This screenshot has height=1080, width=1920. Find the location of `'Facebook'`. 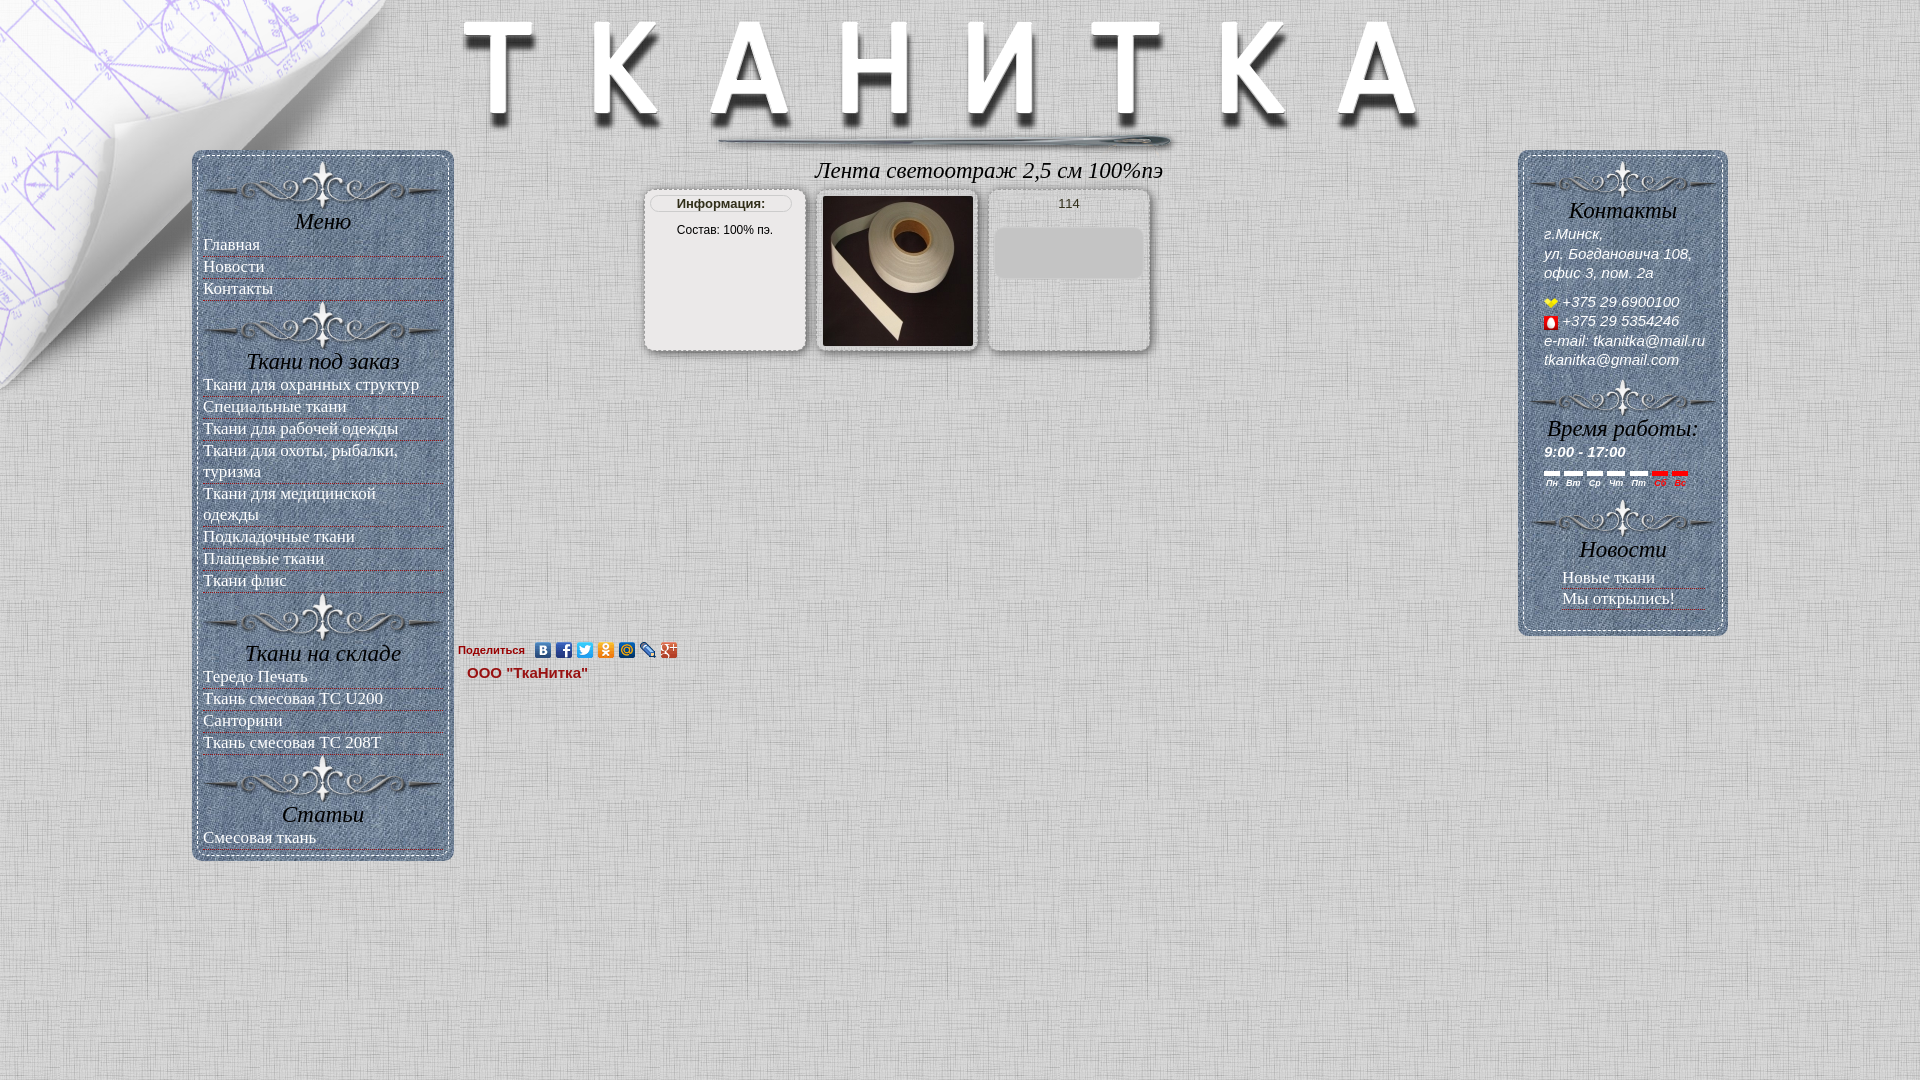

'Facebook' is located at coordinates (563, 650).